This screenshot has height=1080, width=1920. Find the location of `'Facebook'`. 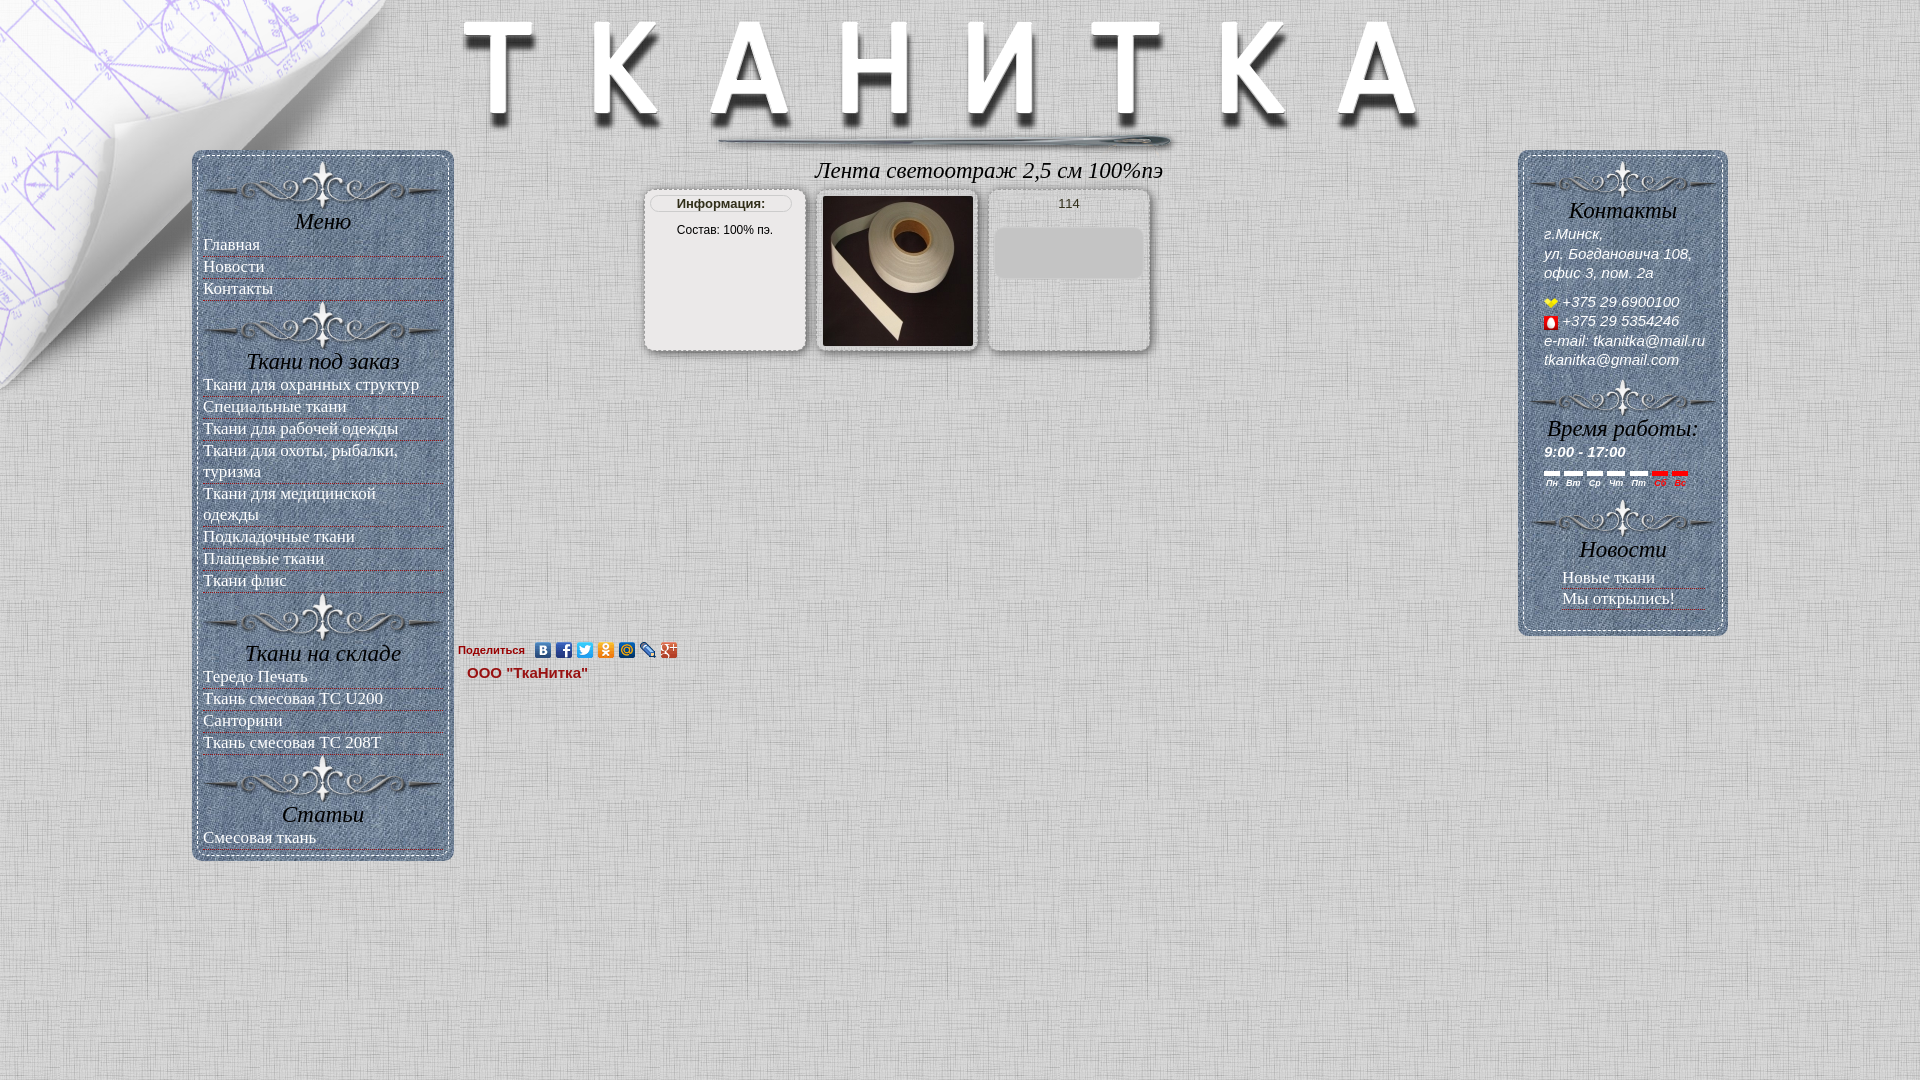

'Facebook' is located at coordinates (563, 650).